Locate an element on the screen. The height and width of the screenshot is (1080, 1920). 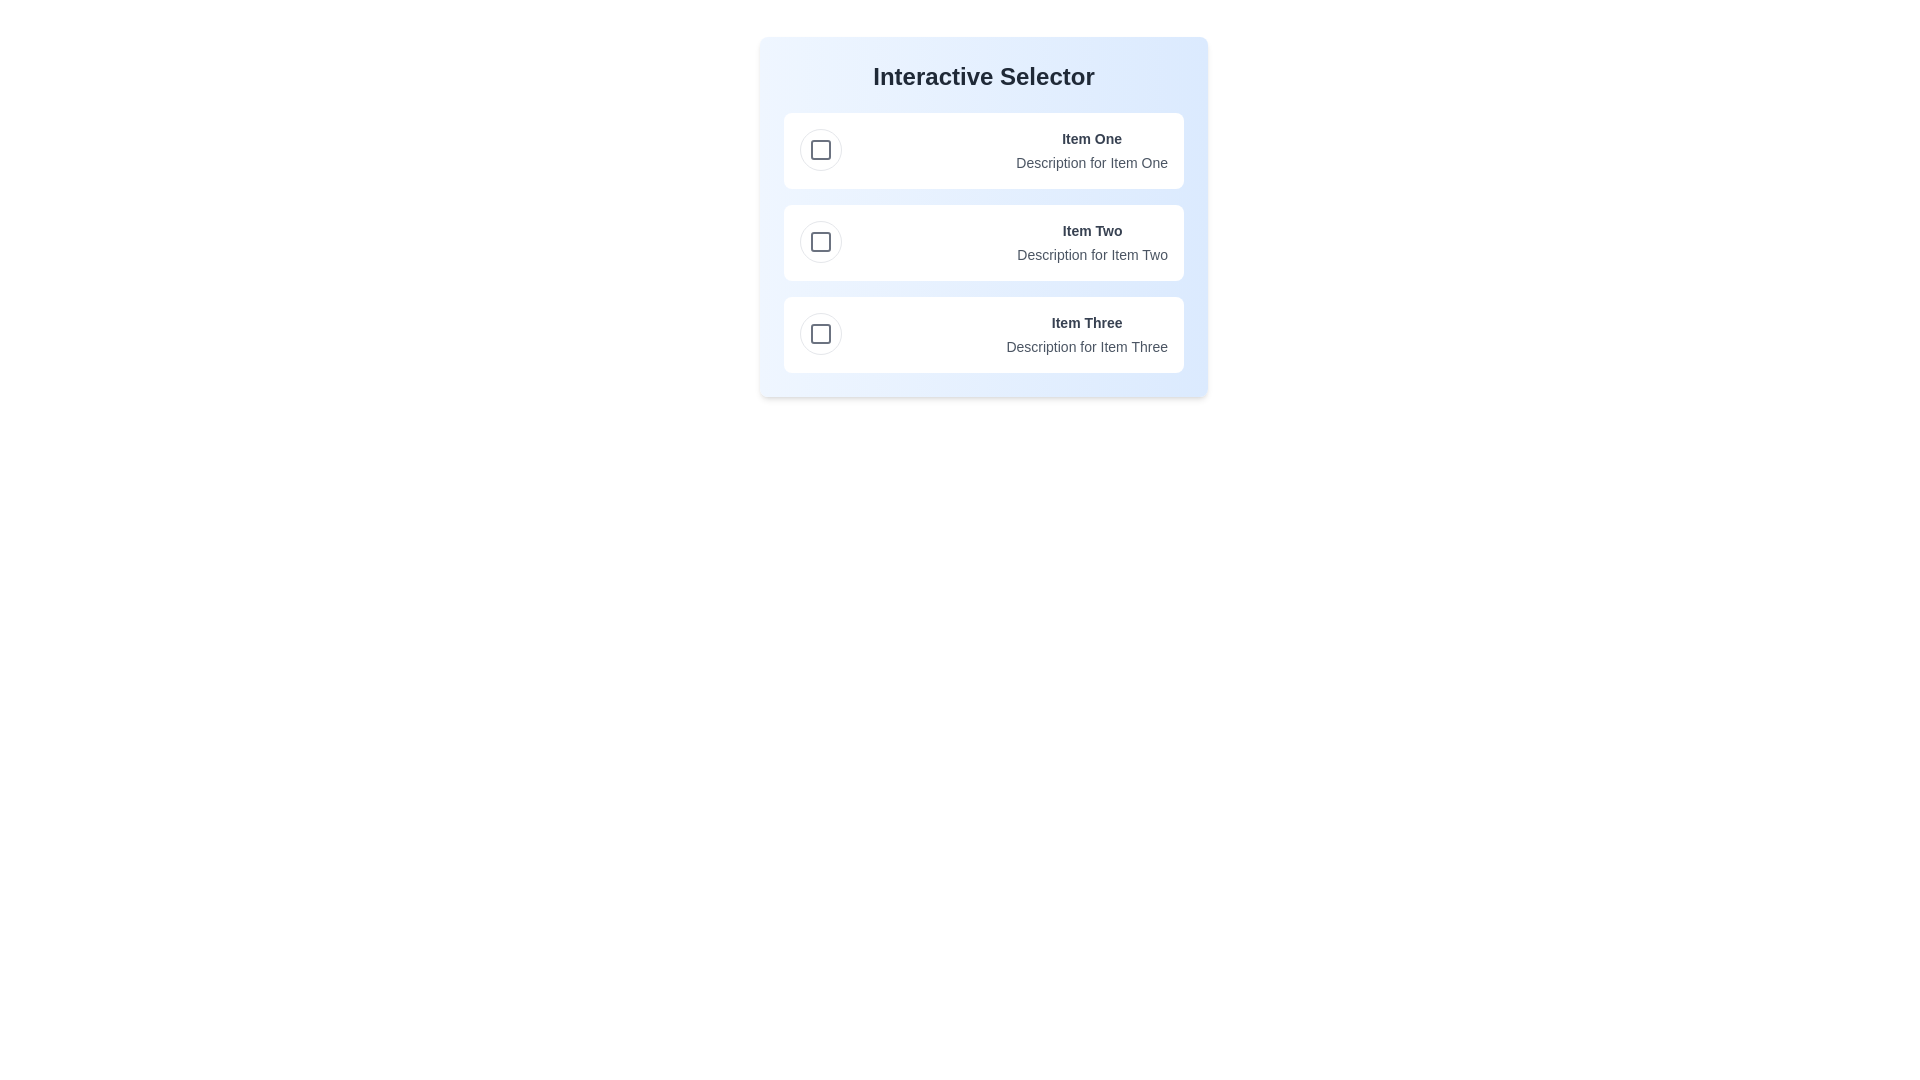
the small square SVG element styled as an 18x18px box with rounded corners, located beside the text 'Item One' in the 'Interactive Selector' panel is located at coordinates (820, 149).